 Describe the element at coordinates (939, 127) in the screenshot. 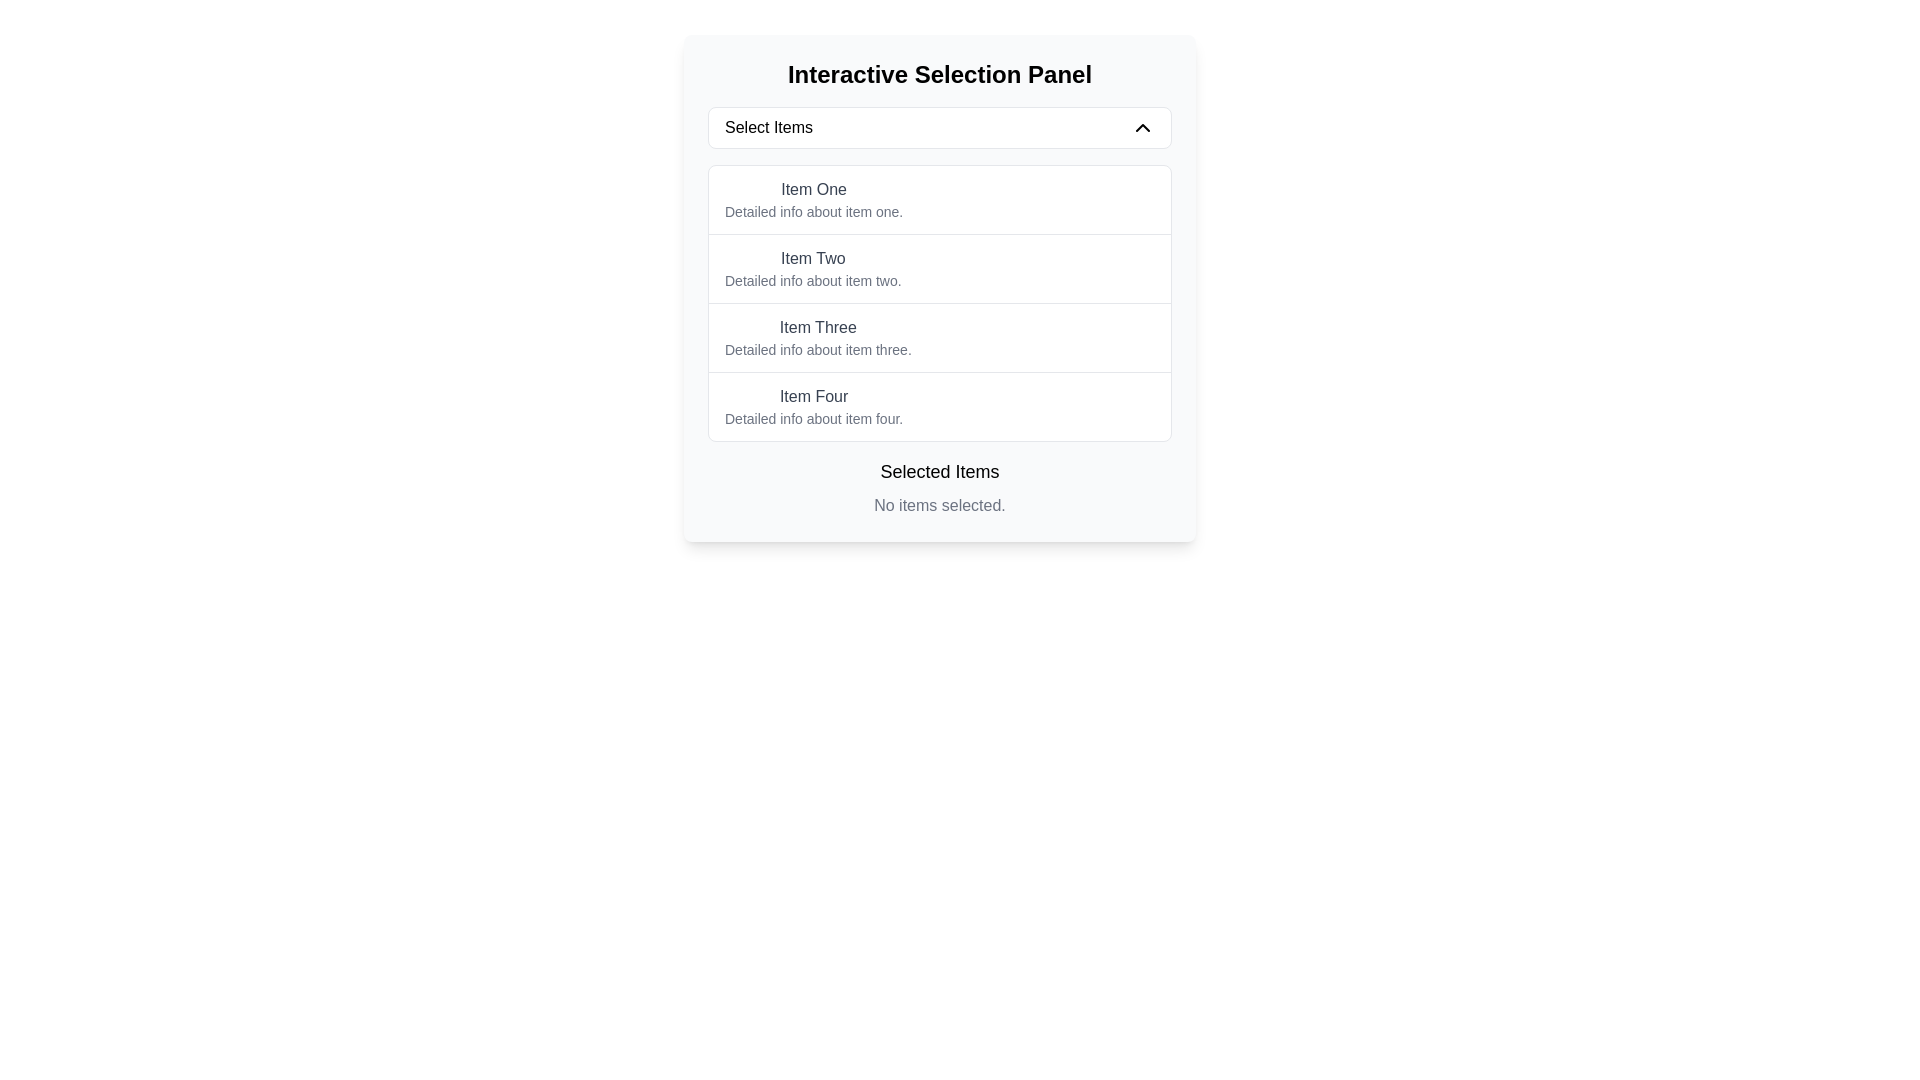

I see `the dropdown menu labeled 'Select Items' to make a selection` at that location.